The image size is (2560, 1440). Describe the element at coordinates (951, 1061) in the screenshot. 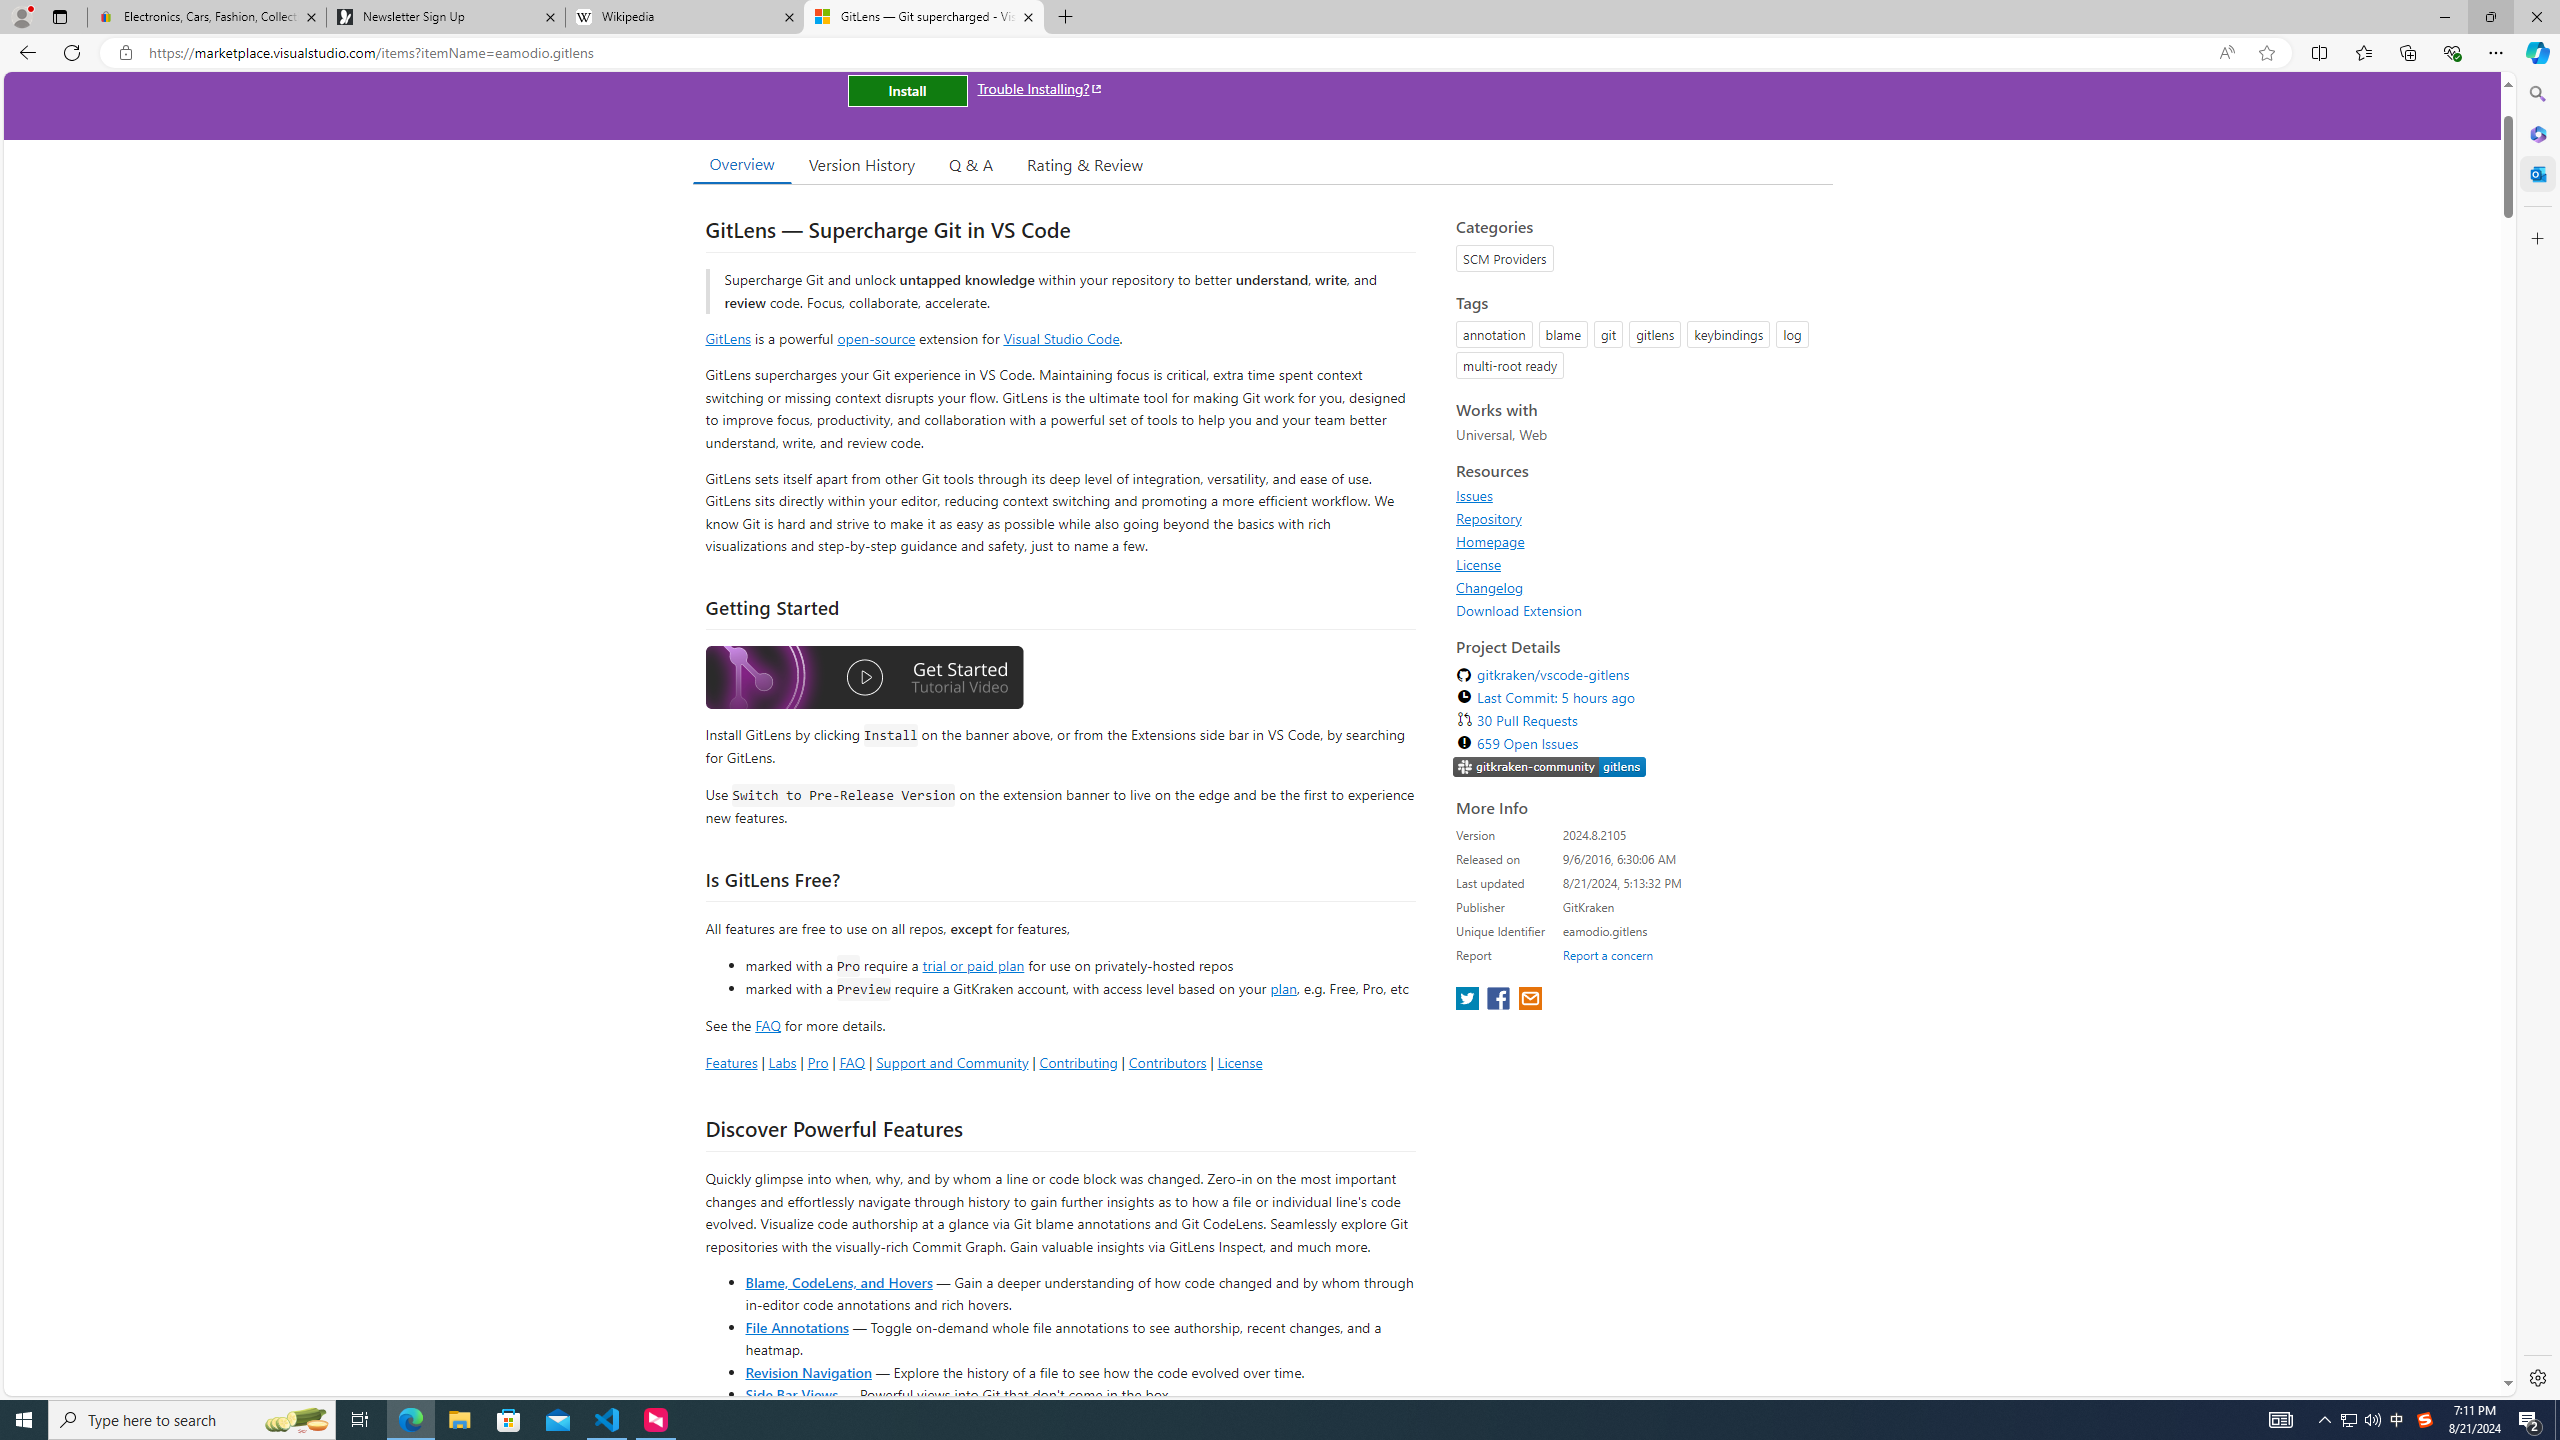

I see `'Support and Community'` at that location.